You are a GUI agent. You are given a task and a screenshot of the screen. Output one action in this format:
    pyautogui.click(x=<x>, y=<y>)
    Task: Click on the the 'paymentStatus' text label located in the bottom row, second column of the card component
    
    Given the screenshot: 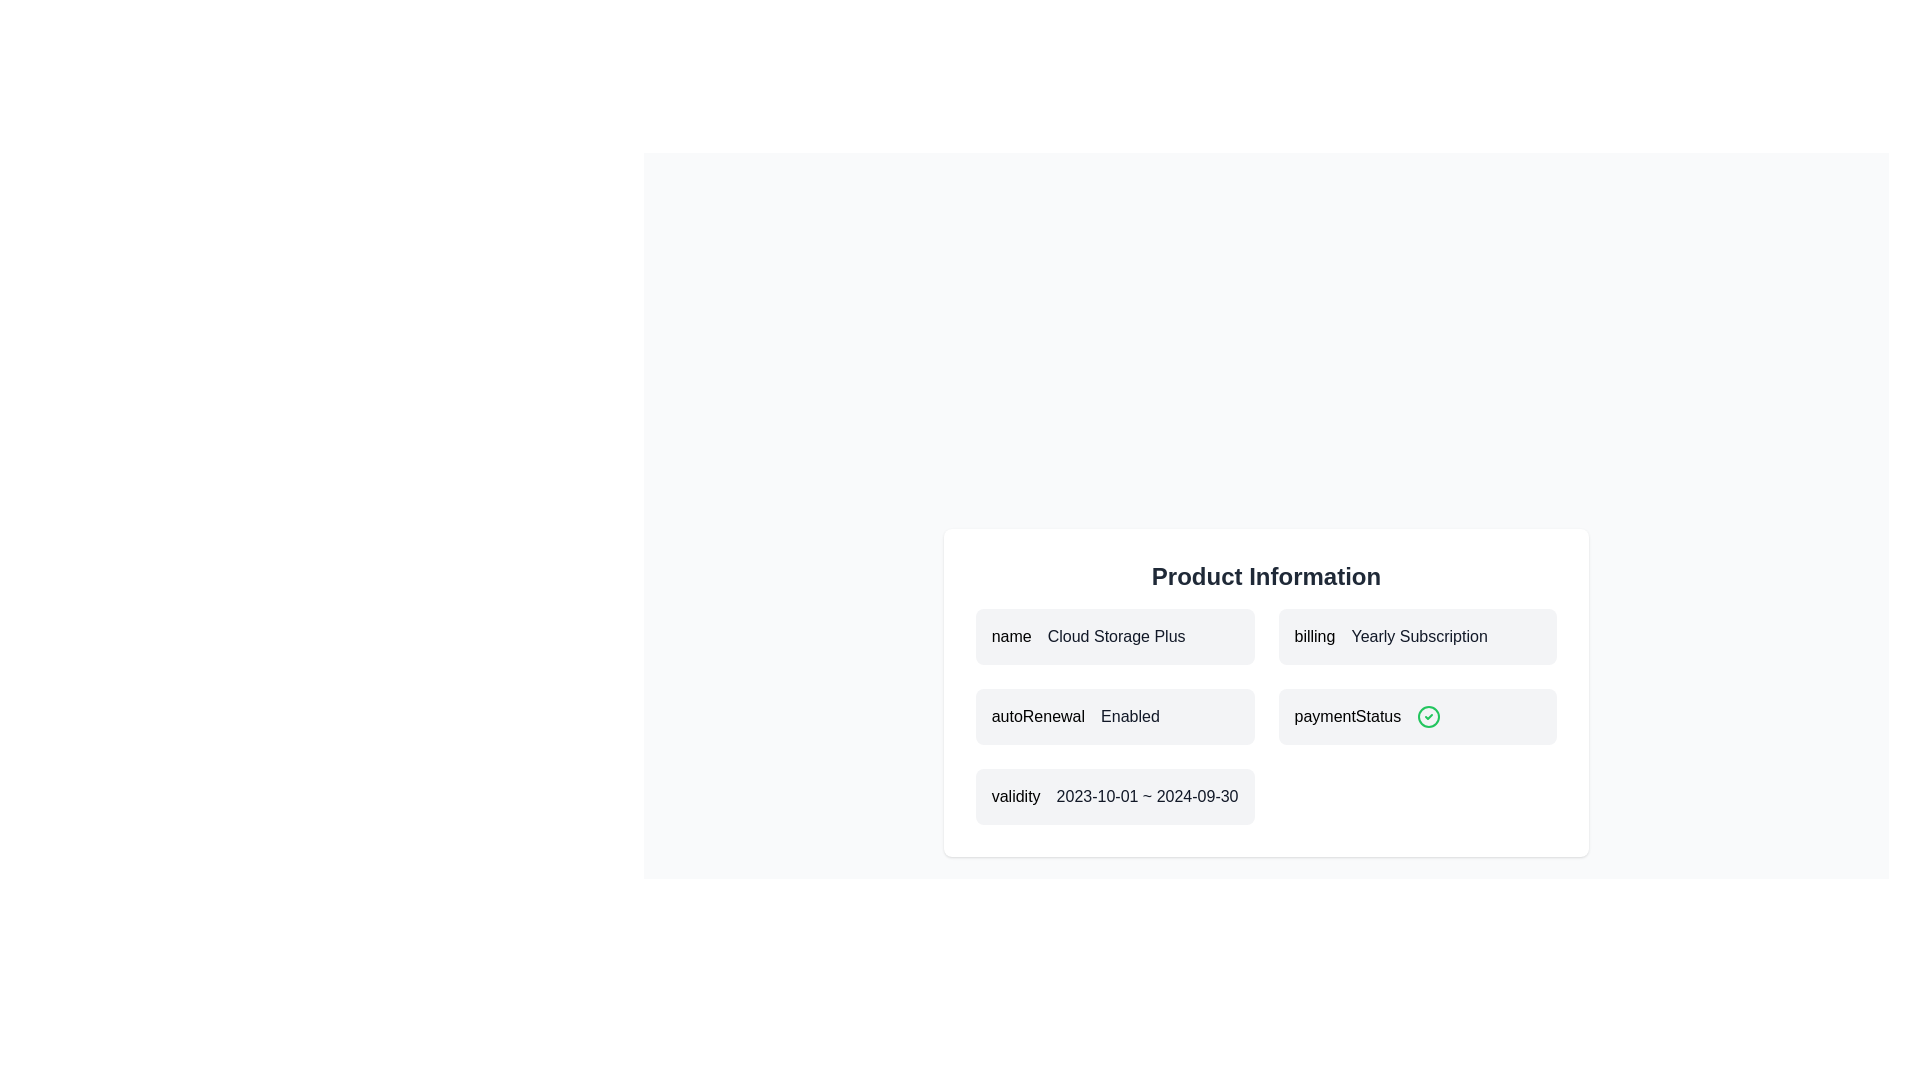 What is the action you would take?
    pyautogui.click(x=1347, y=716)
    